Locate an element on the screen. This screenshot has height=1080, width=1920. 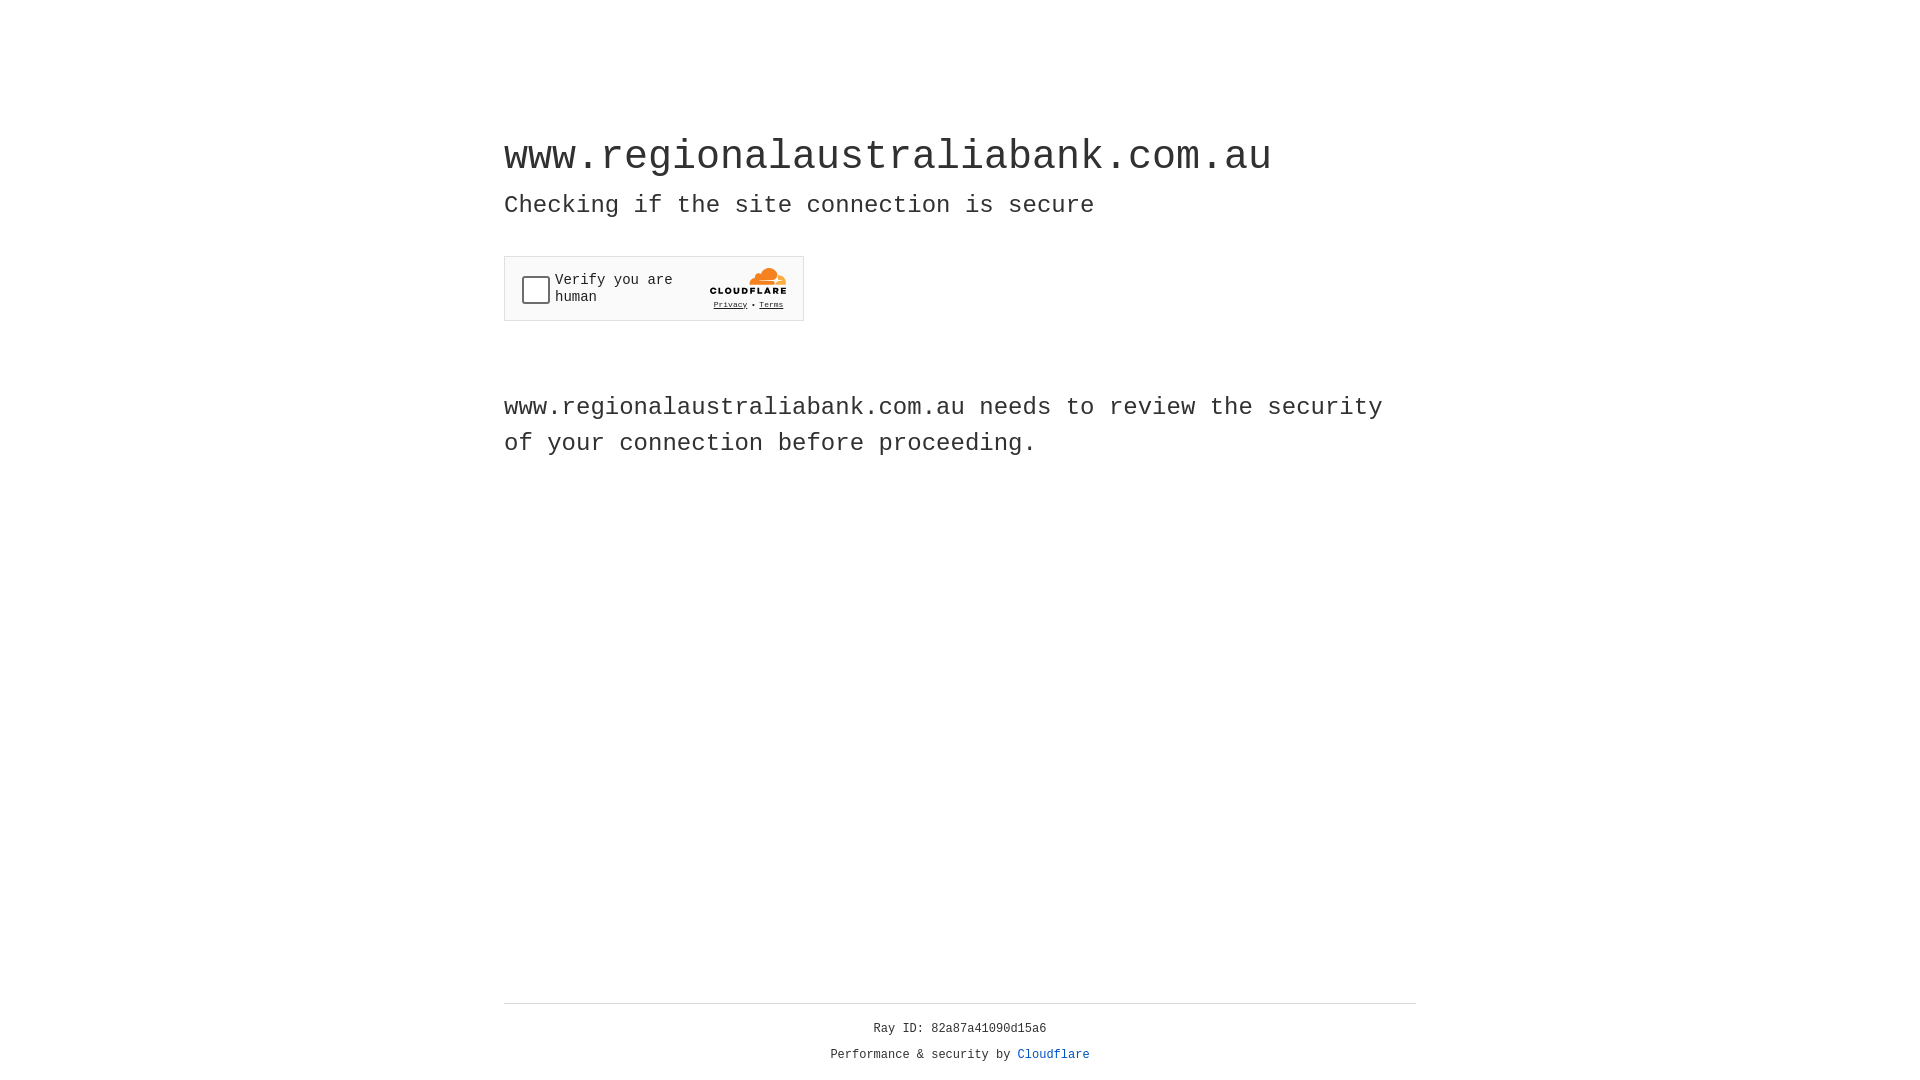
'Cloudflare' is located at coordinates (1053, 1054).